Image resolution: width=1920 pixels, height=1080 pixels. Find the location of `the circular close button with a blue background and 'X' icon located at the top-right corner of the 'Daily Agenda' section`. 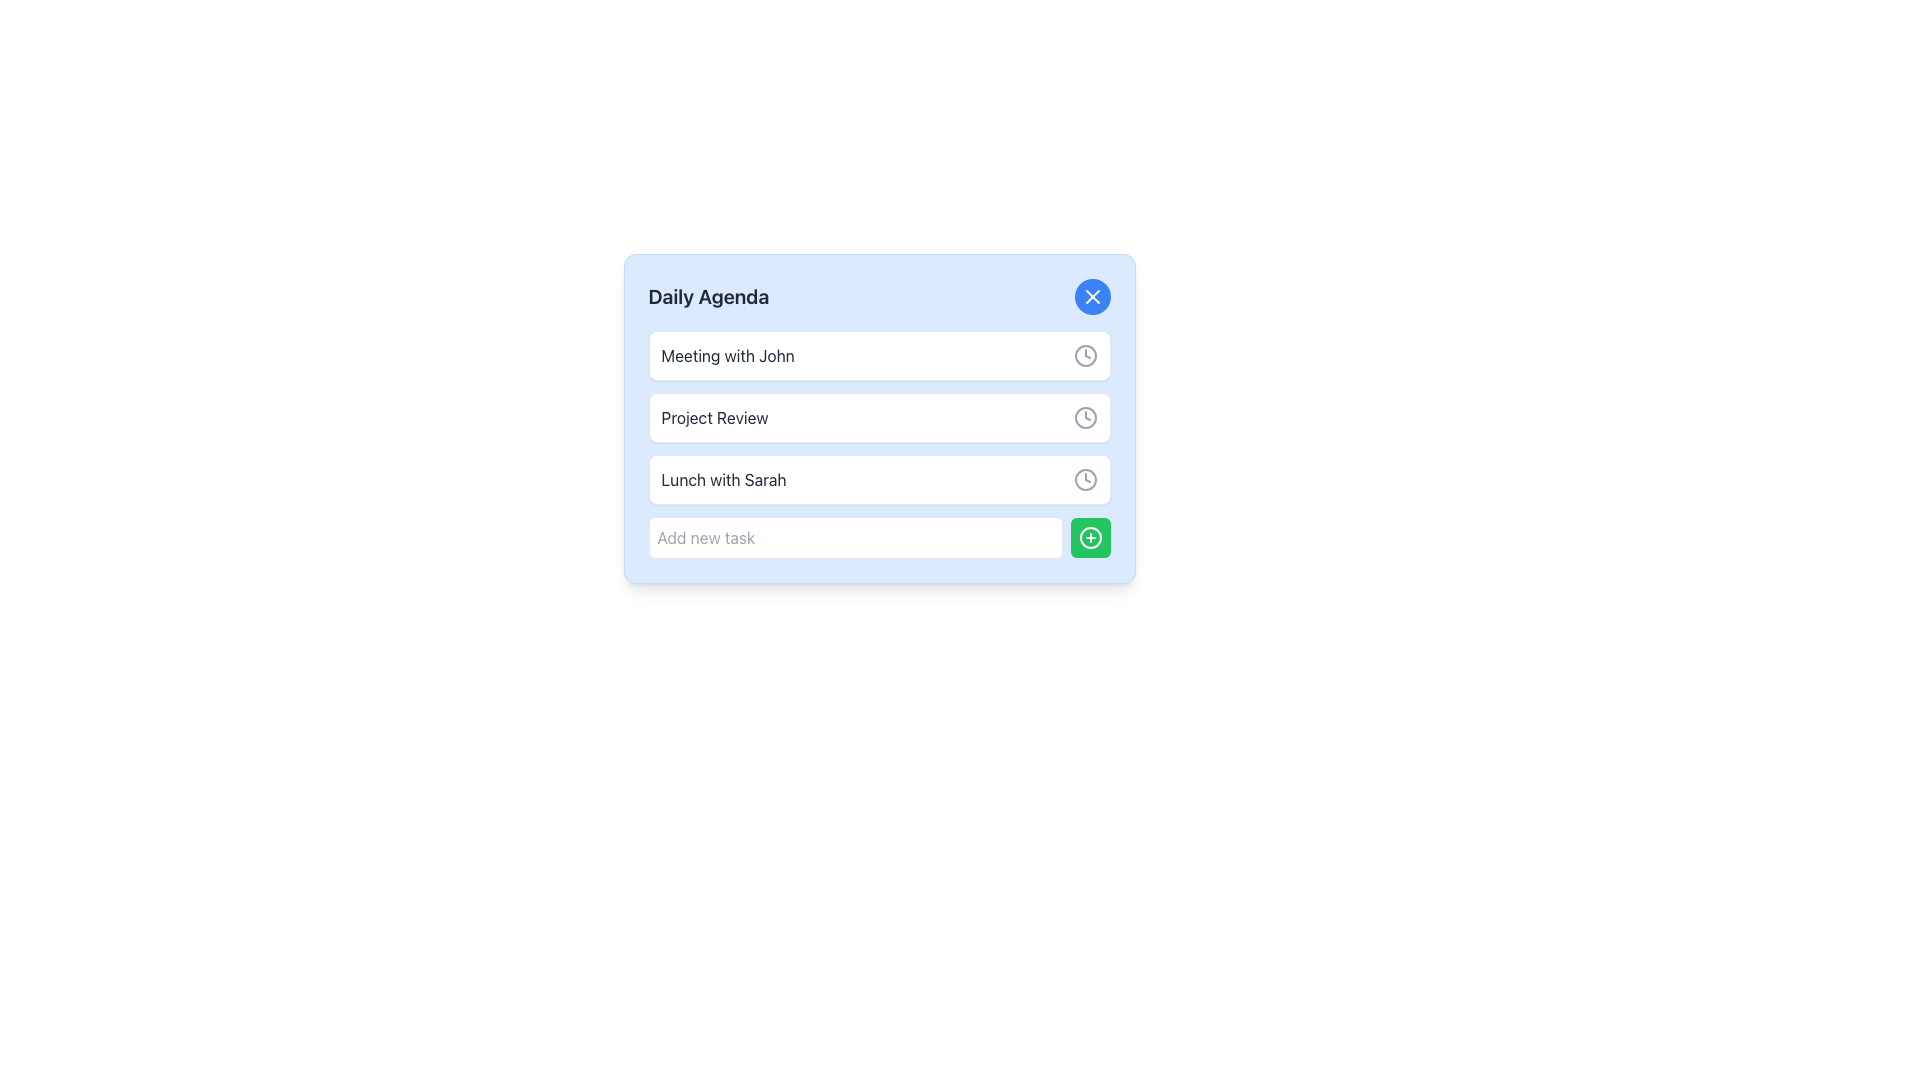

the circular close button with a blue background and 'X' icon located at the top-right corner of the 'Daily Agenda' section is located at coordinates (1091, 297).